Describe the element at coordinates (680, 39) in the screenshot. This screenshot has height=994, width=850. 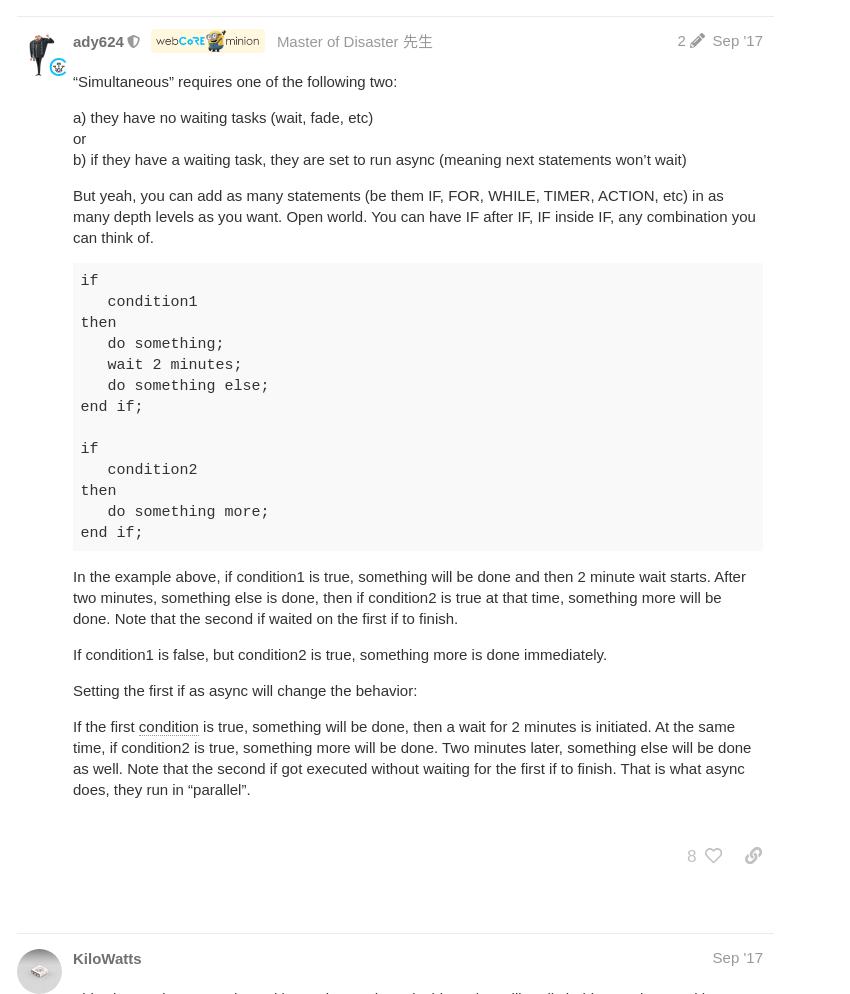
I see `'2'` at that location.